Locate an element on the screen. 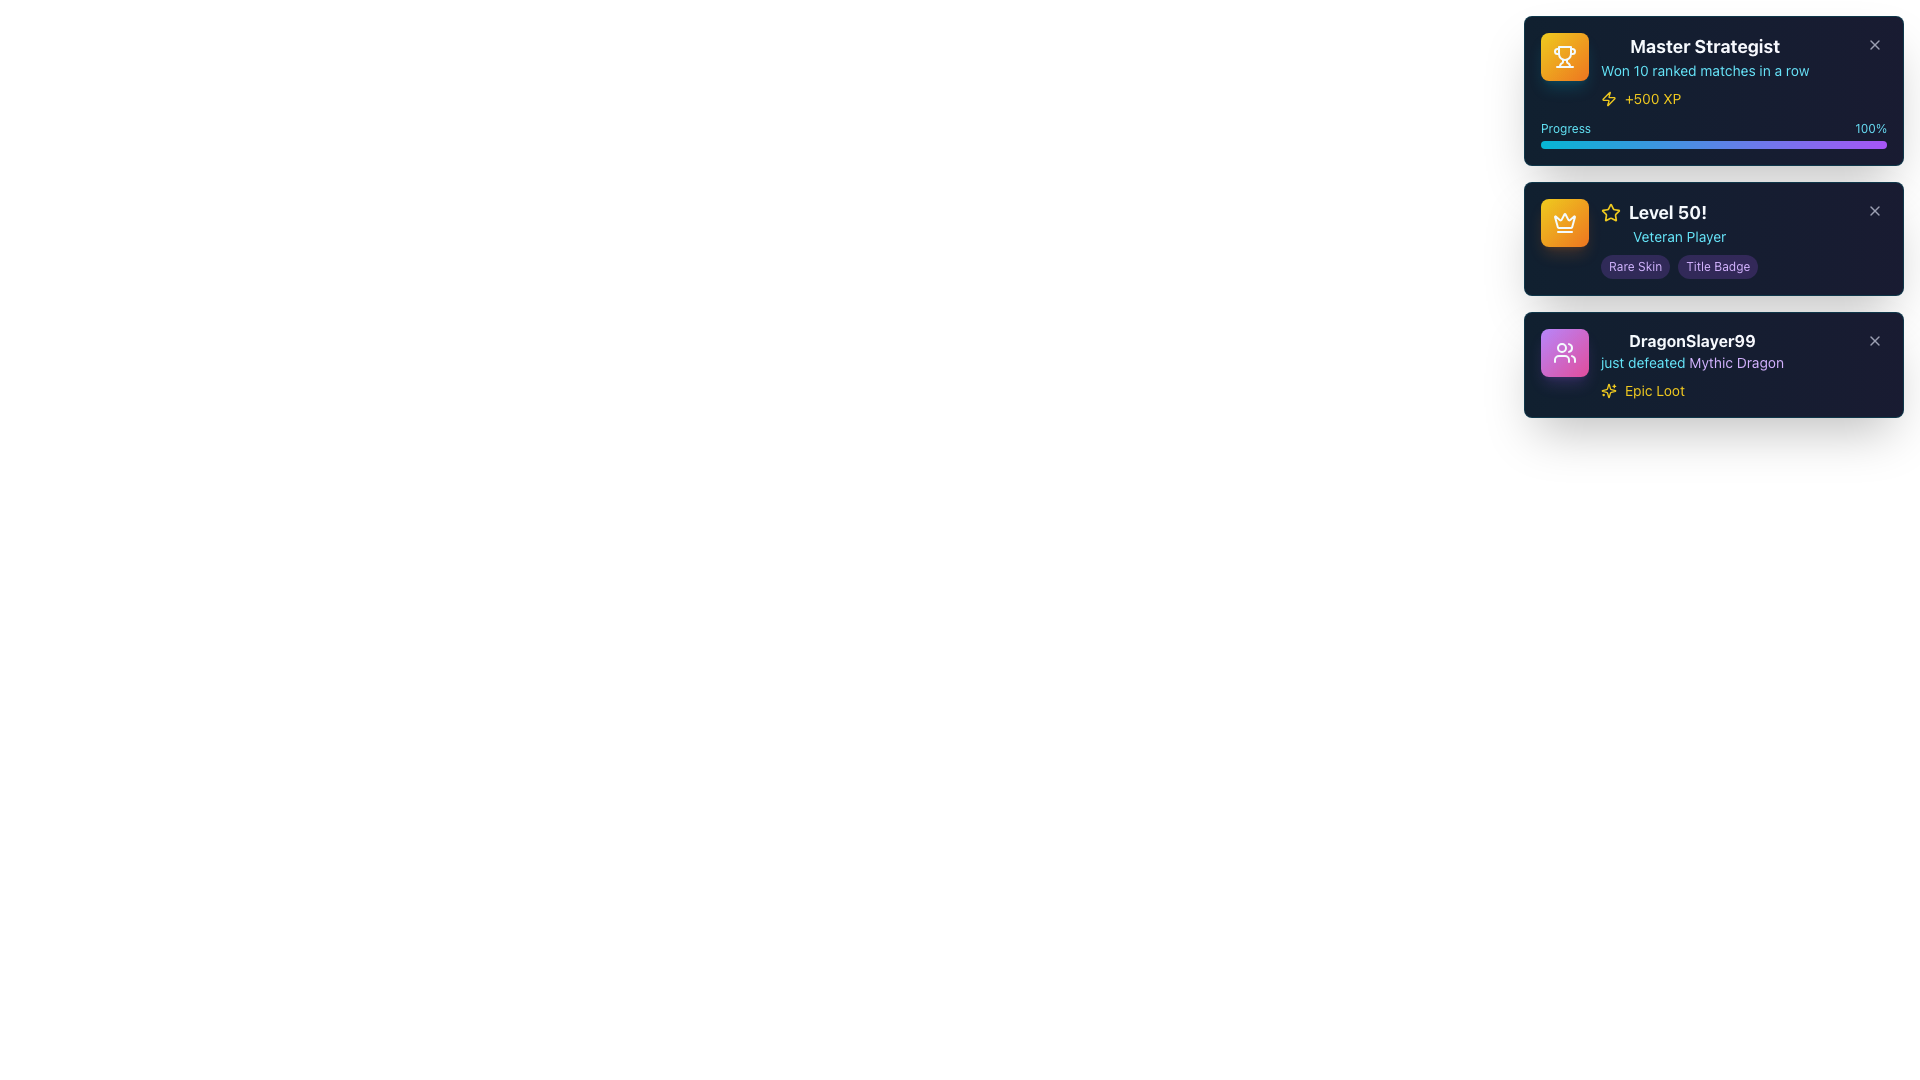 The image size is (1920, 1080). the icon located at the top-left corner of the 'Master Strategist' achievement card, which serves as an emblem for the content of the card is located at coordinates (1563, 56).